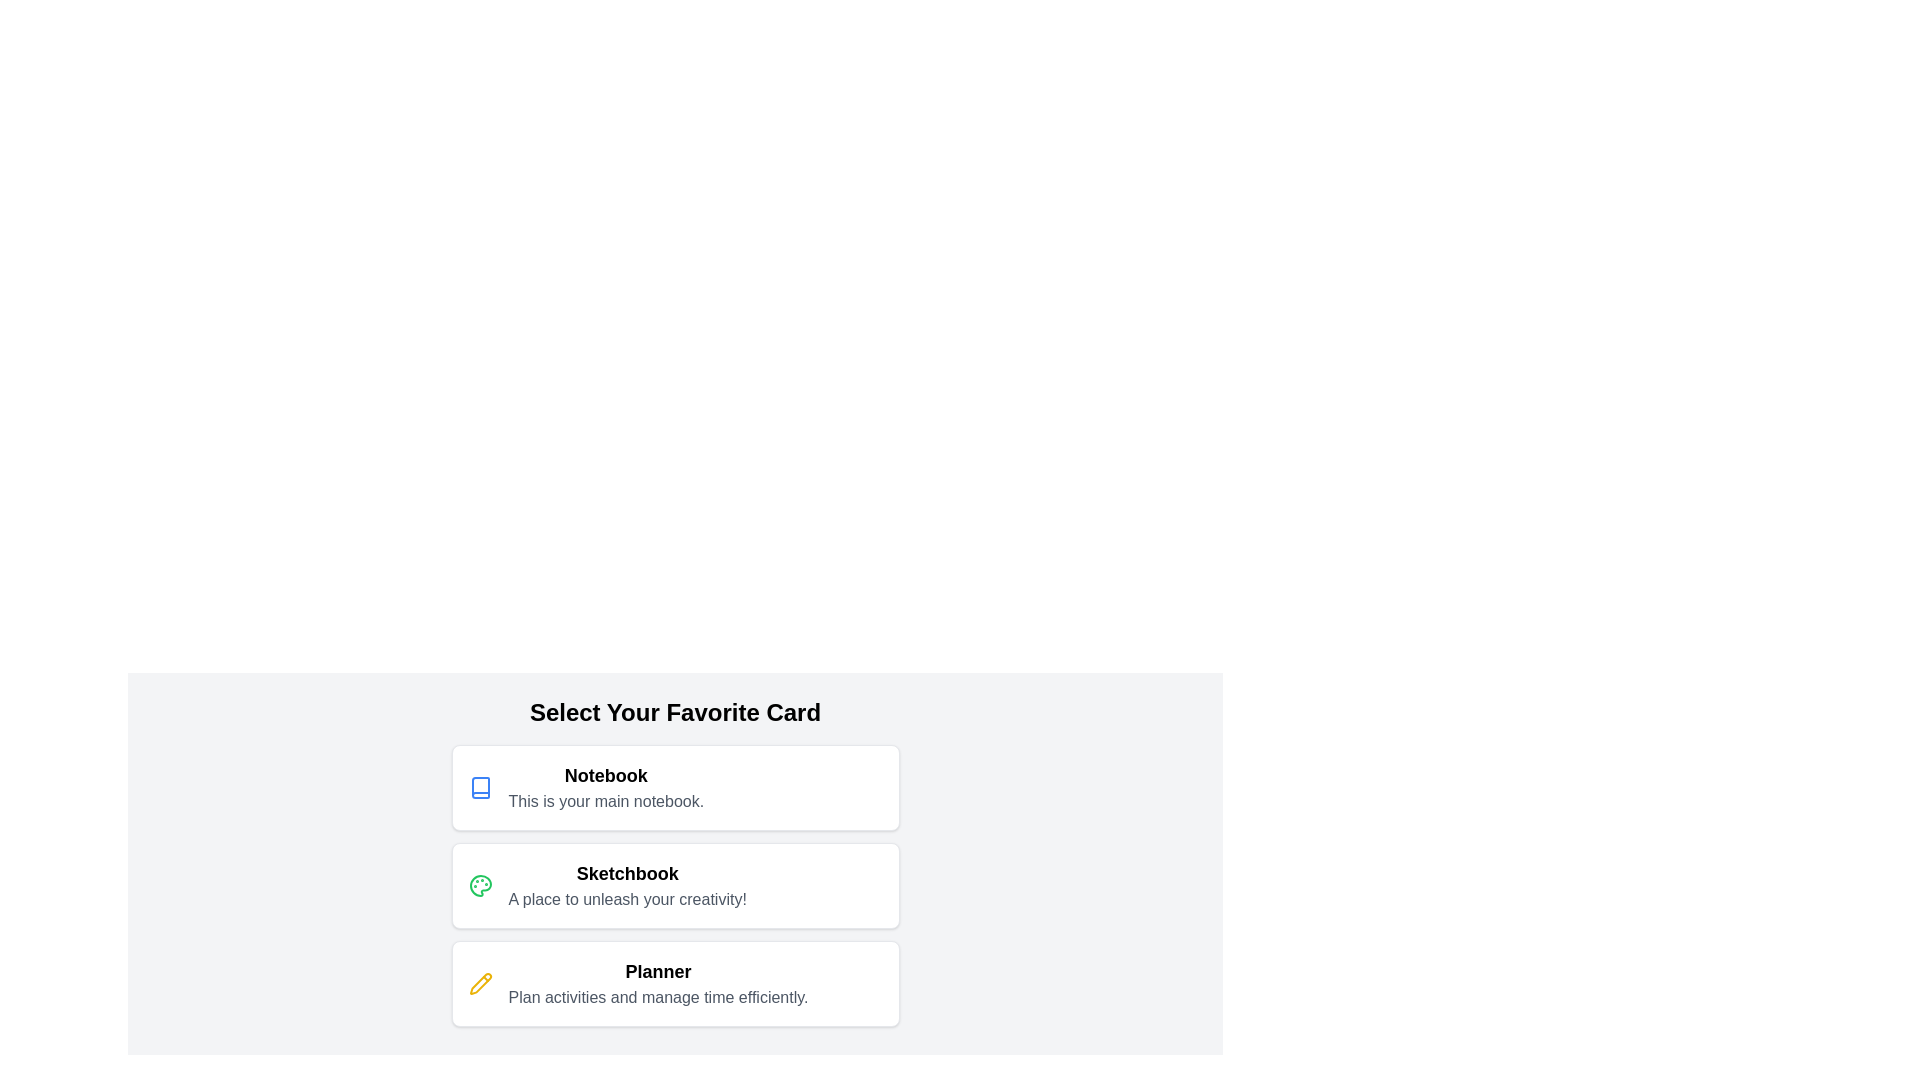 The height and width of the screenshot is (1080, 1920). Describe the element at coordinates (658, 982) in the screenshot. I see `descriptive text block for the 'Planner' card located in the selection menu, positioned below the 'Notebook' and 'Sketchbook' cards` at that location.